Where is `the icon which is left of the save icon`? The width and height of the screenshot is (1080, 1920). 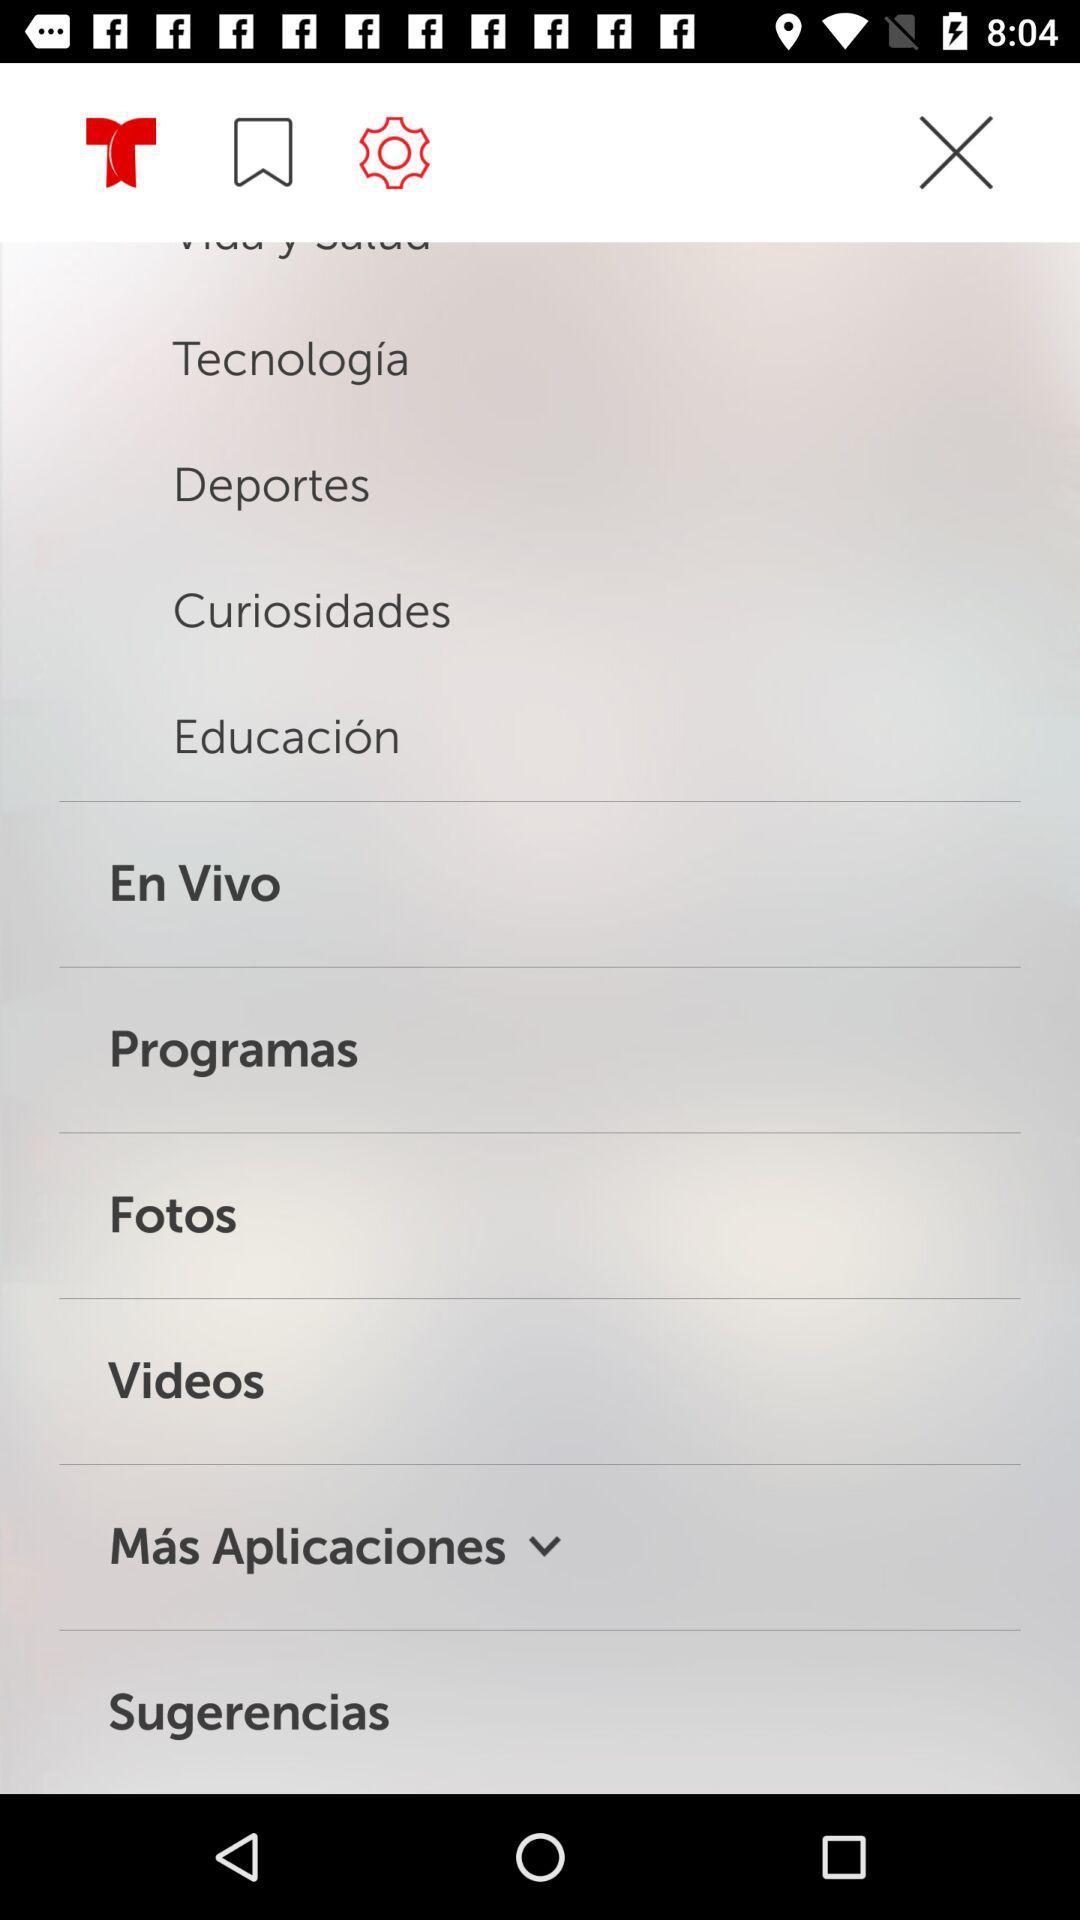
the icon which is left of the save icon is located at coordinates (120, 153).